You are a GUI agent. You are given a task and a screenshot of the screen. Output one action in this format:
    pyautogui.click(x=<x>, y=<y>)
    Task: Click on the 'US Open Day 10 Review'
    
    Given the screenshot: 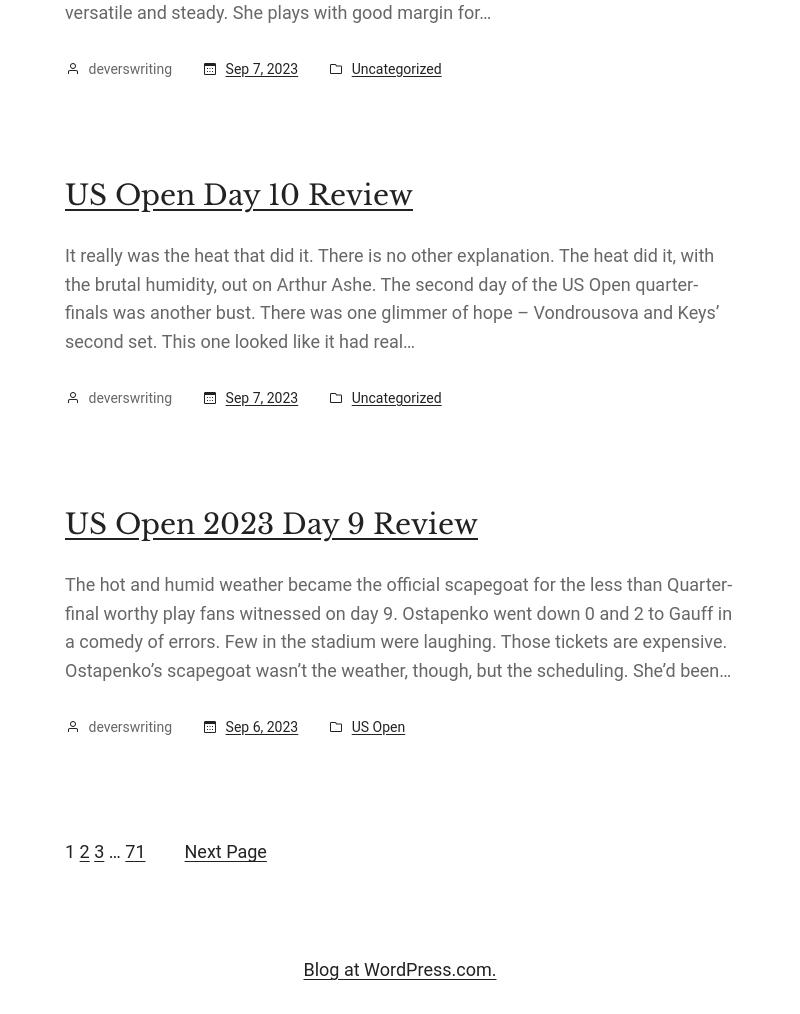 What is the action you would take?
    pyautogui.click(x=238, y=194)
    